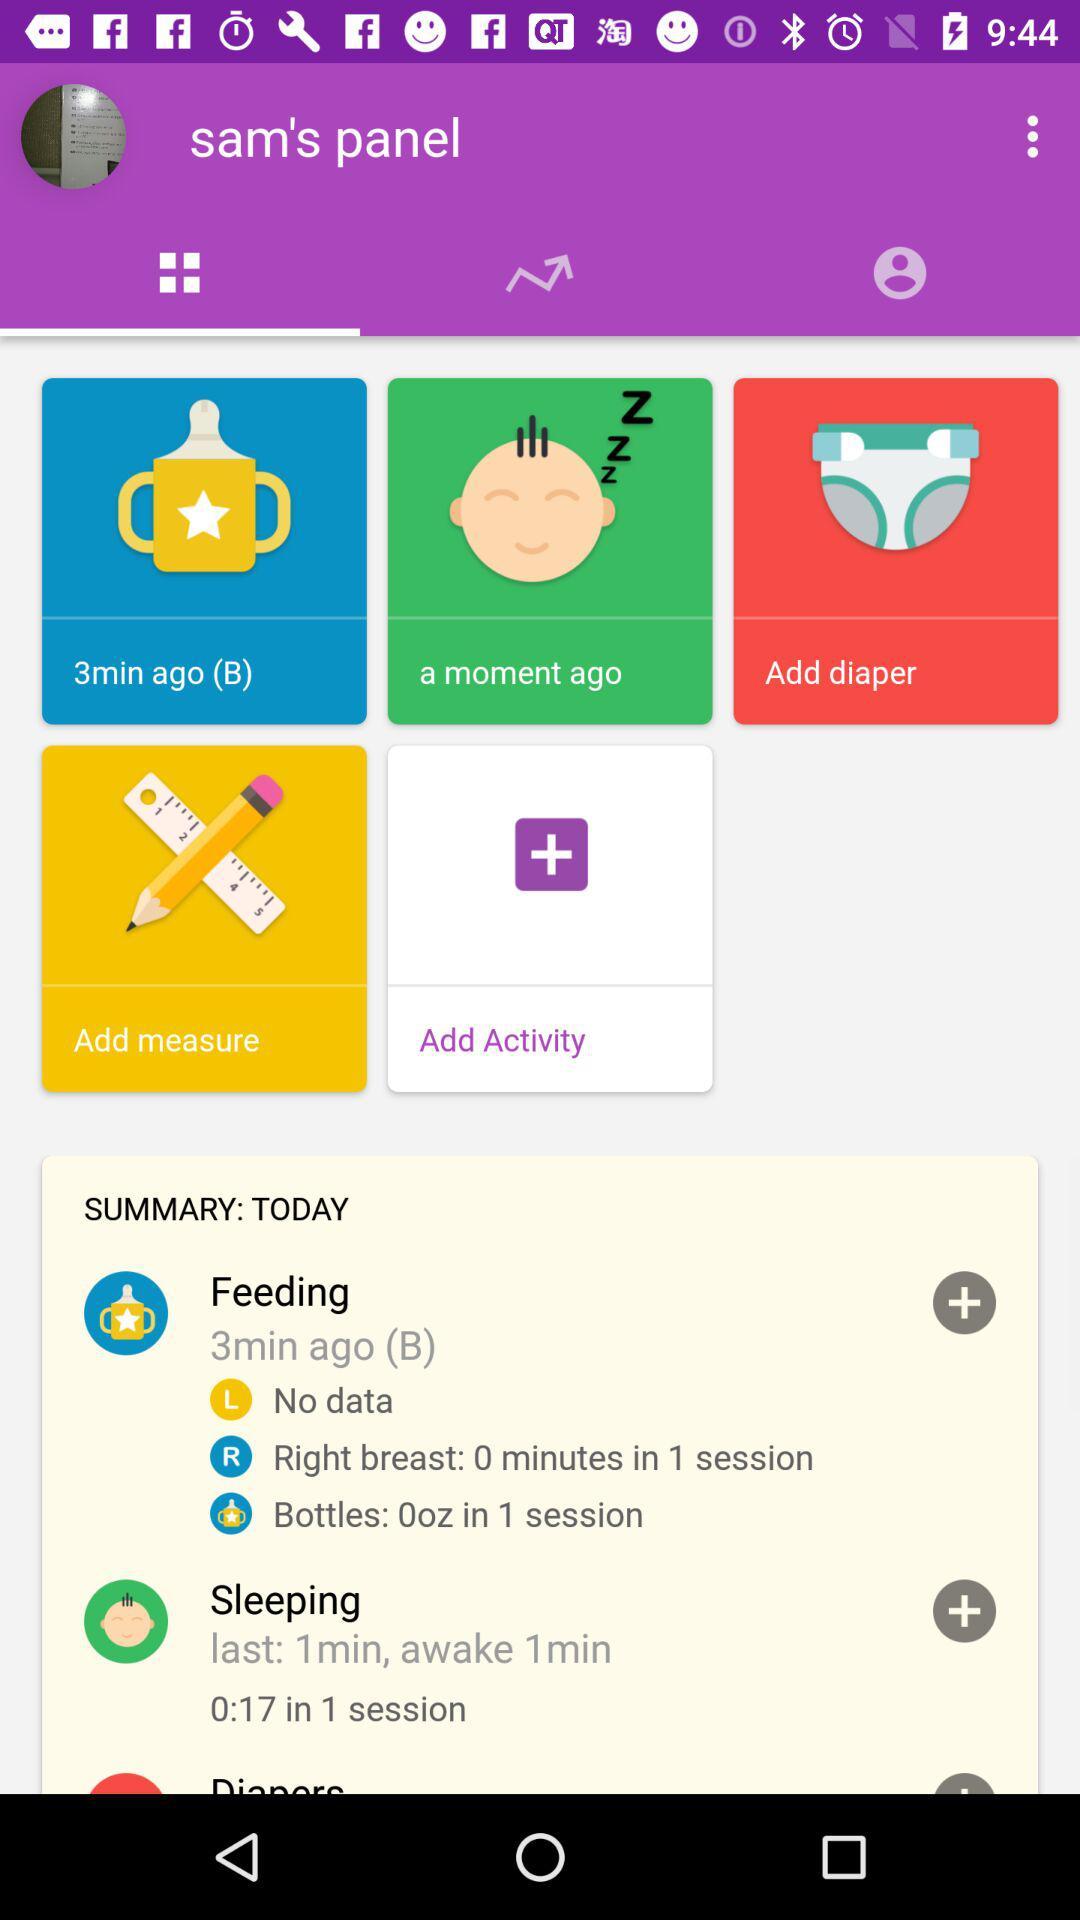  What do you see at coordinates (963, 1783) in the screenshot?
I see `a diaper` at bounding box center [963, 1783].